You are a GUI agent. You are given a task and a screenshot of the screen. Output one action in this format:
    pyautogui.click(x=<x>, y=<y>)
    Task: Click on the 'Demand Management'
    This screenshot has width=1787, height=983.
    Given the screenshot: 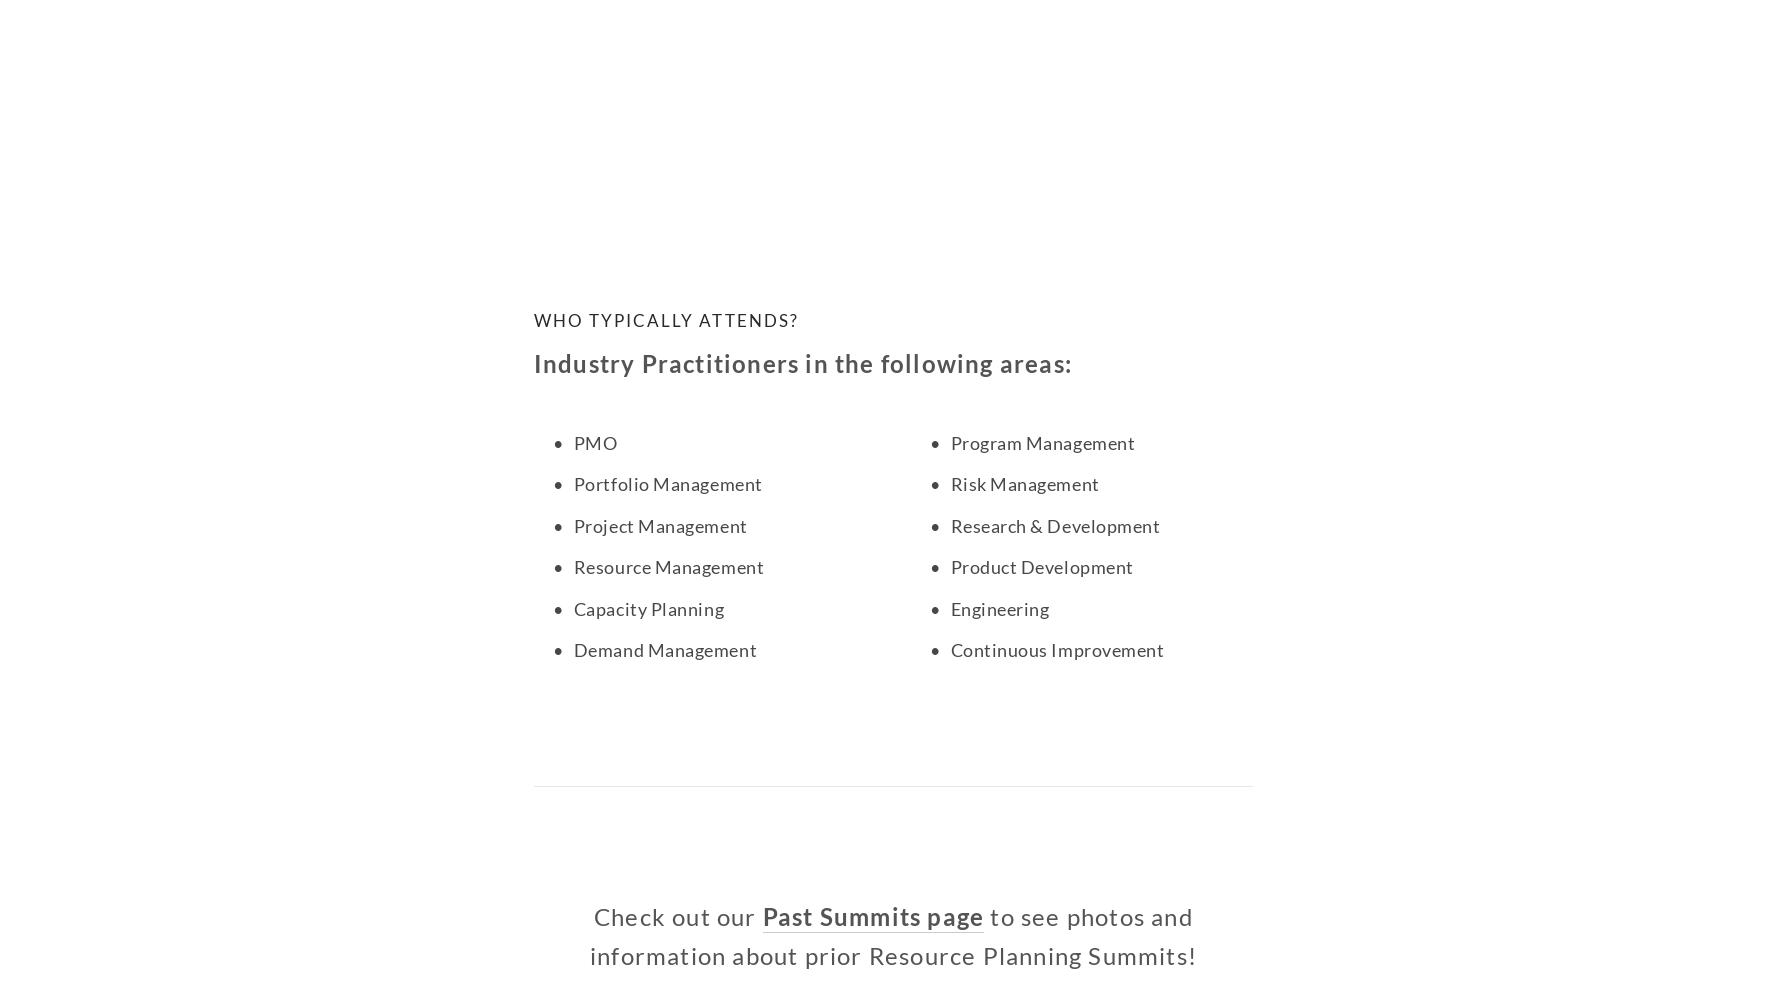 What is the action you would take?
    pyautogui.click(x=571, y=649)
    